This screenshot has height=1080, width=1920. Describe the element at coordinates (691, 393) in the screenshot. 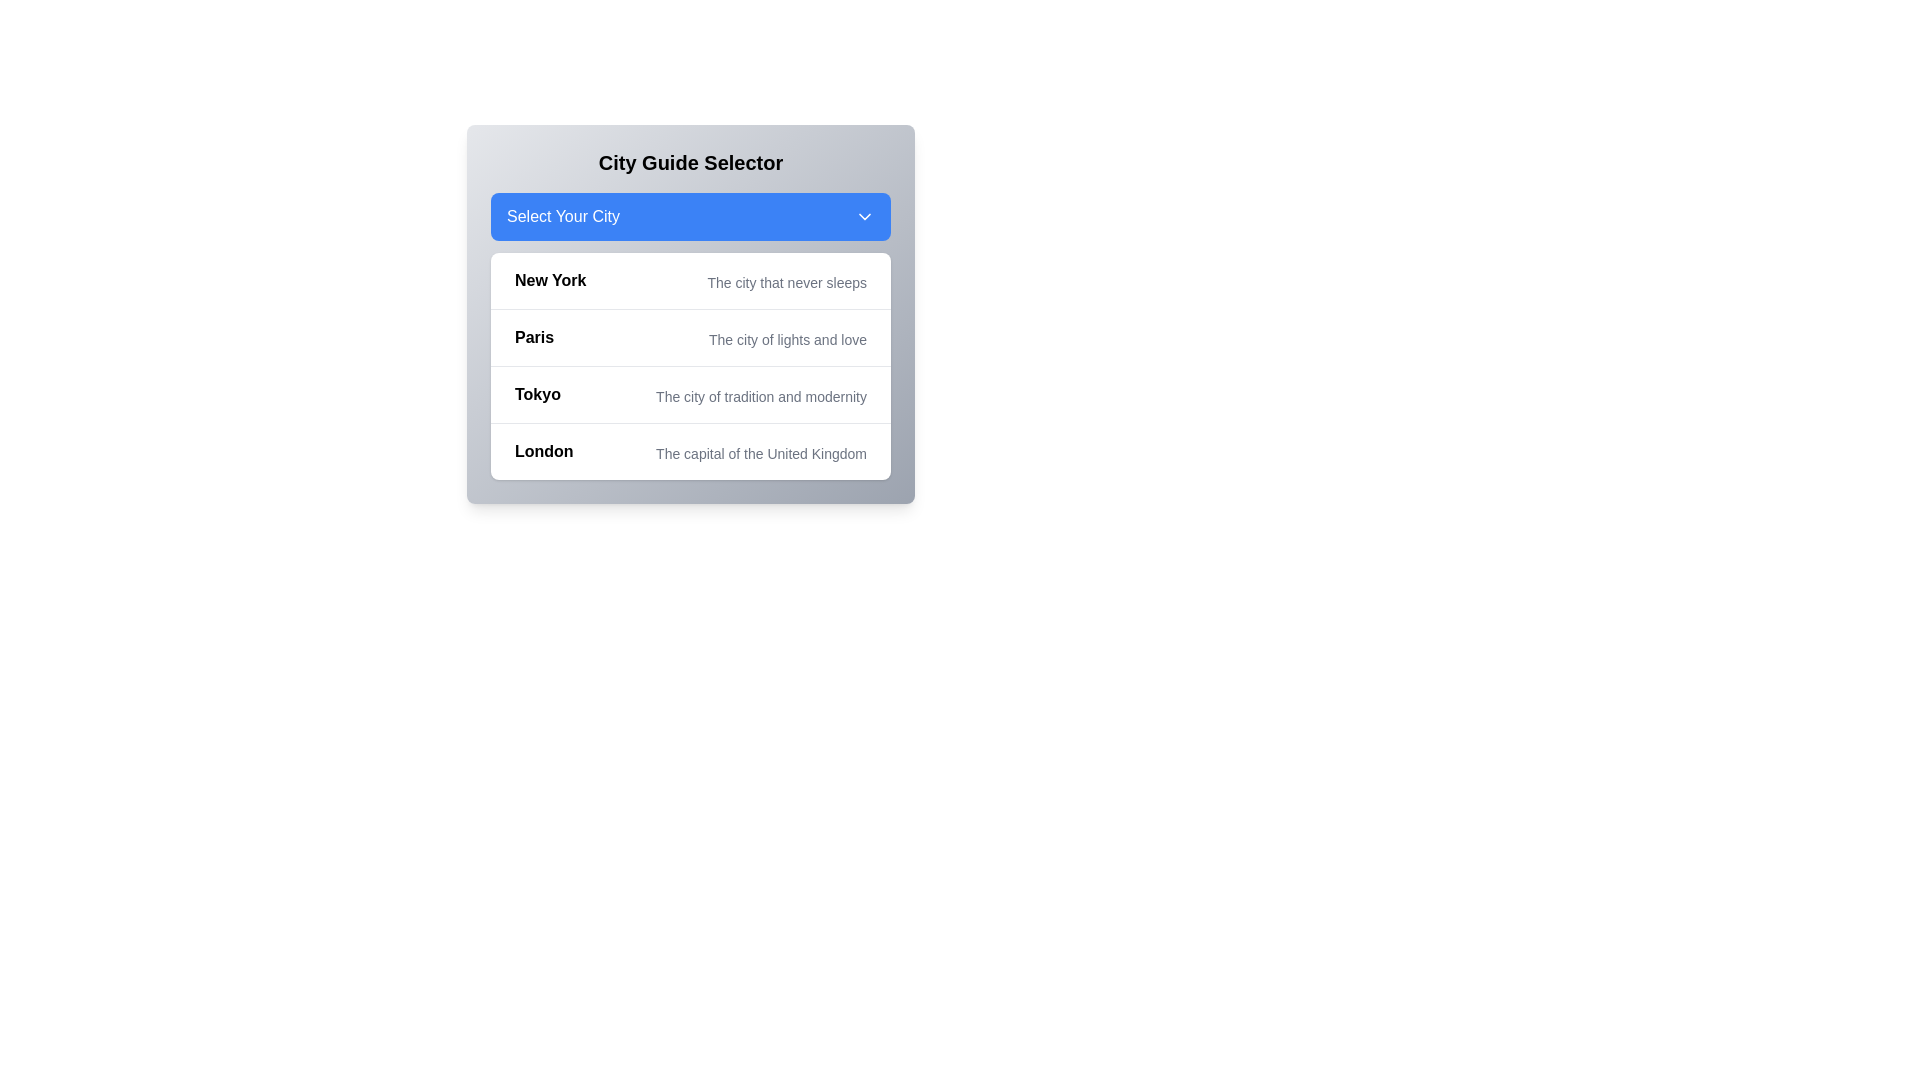

I see `to select the city 'Tokyo' from the city selector menu, which is the third item in the list, positioned between 'Paris' and 'London'` at that location.